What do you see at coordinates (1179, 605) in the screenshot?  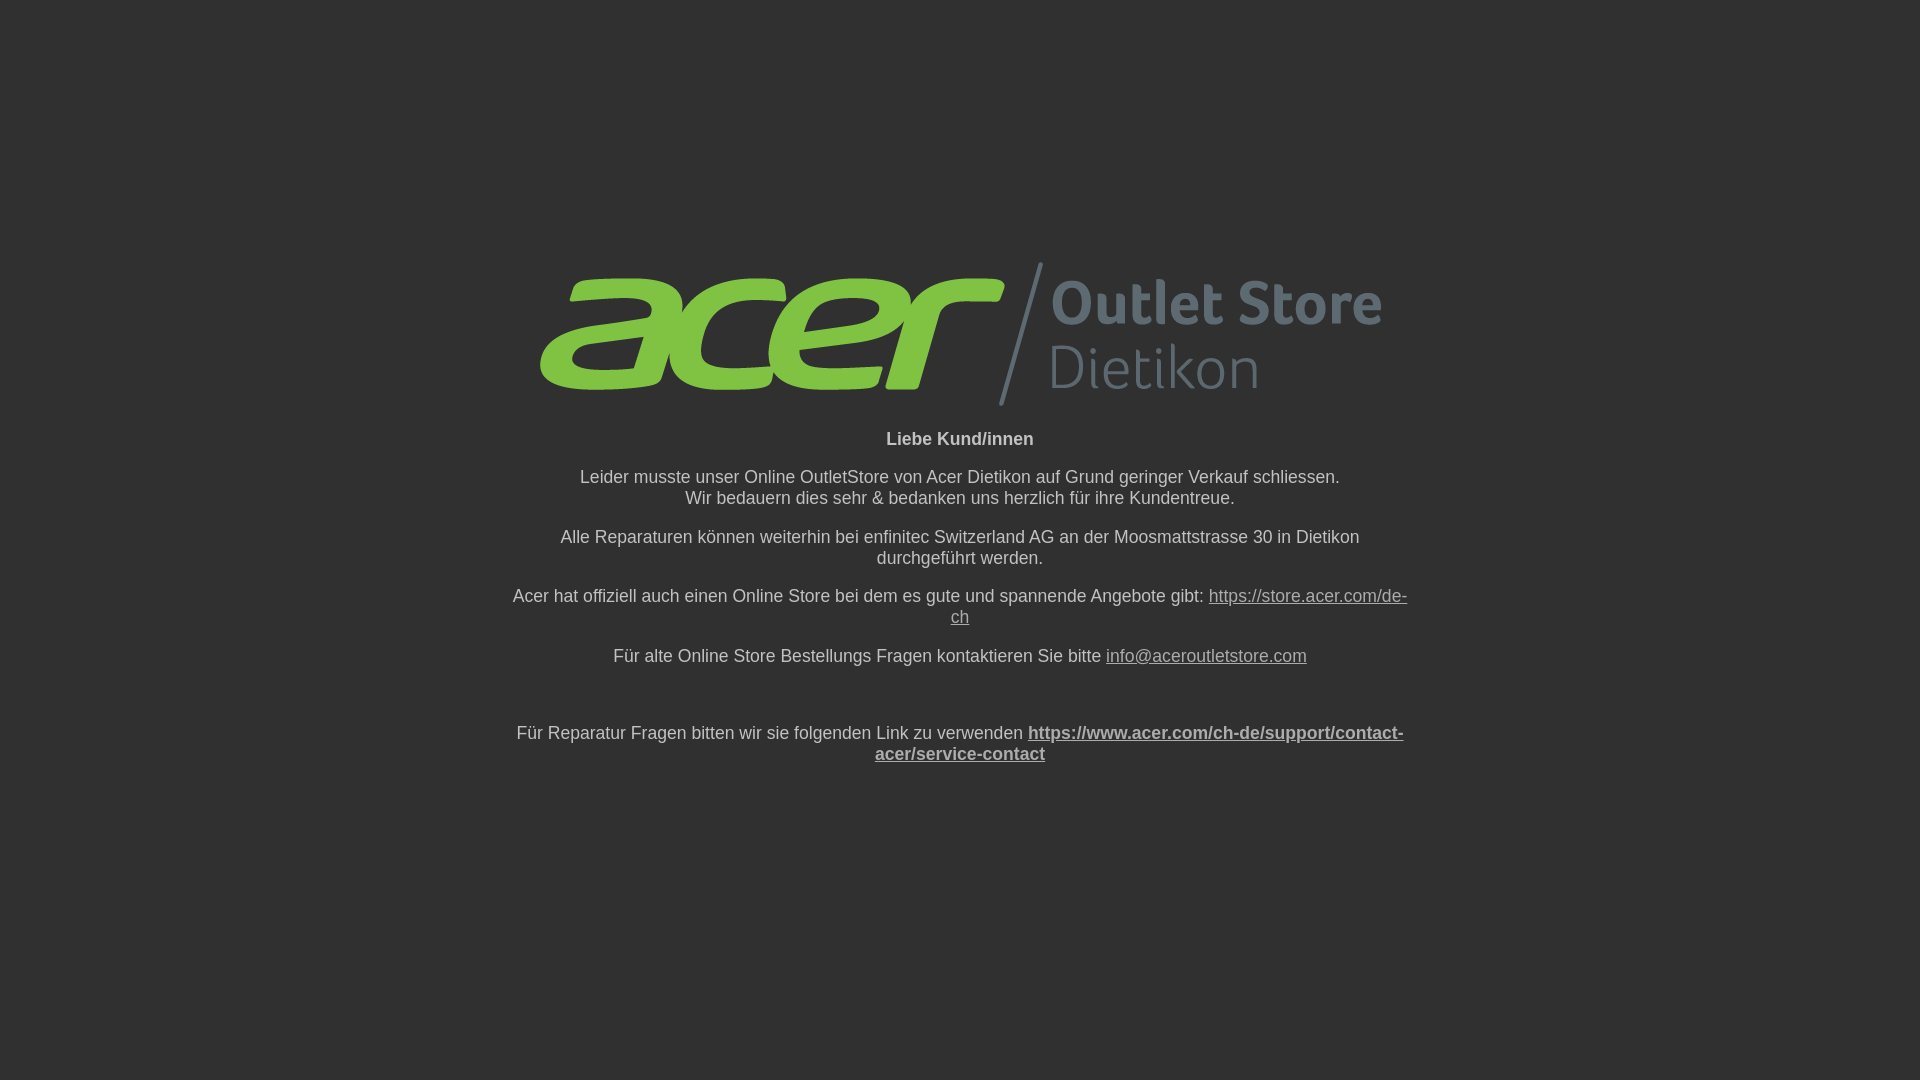 I see `'https://store.acer.com/de-ch'` at bounding box center [1179, 605].